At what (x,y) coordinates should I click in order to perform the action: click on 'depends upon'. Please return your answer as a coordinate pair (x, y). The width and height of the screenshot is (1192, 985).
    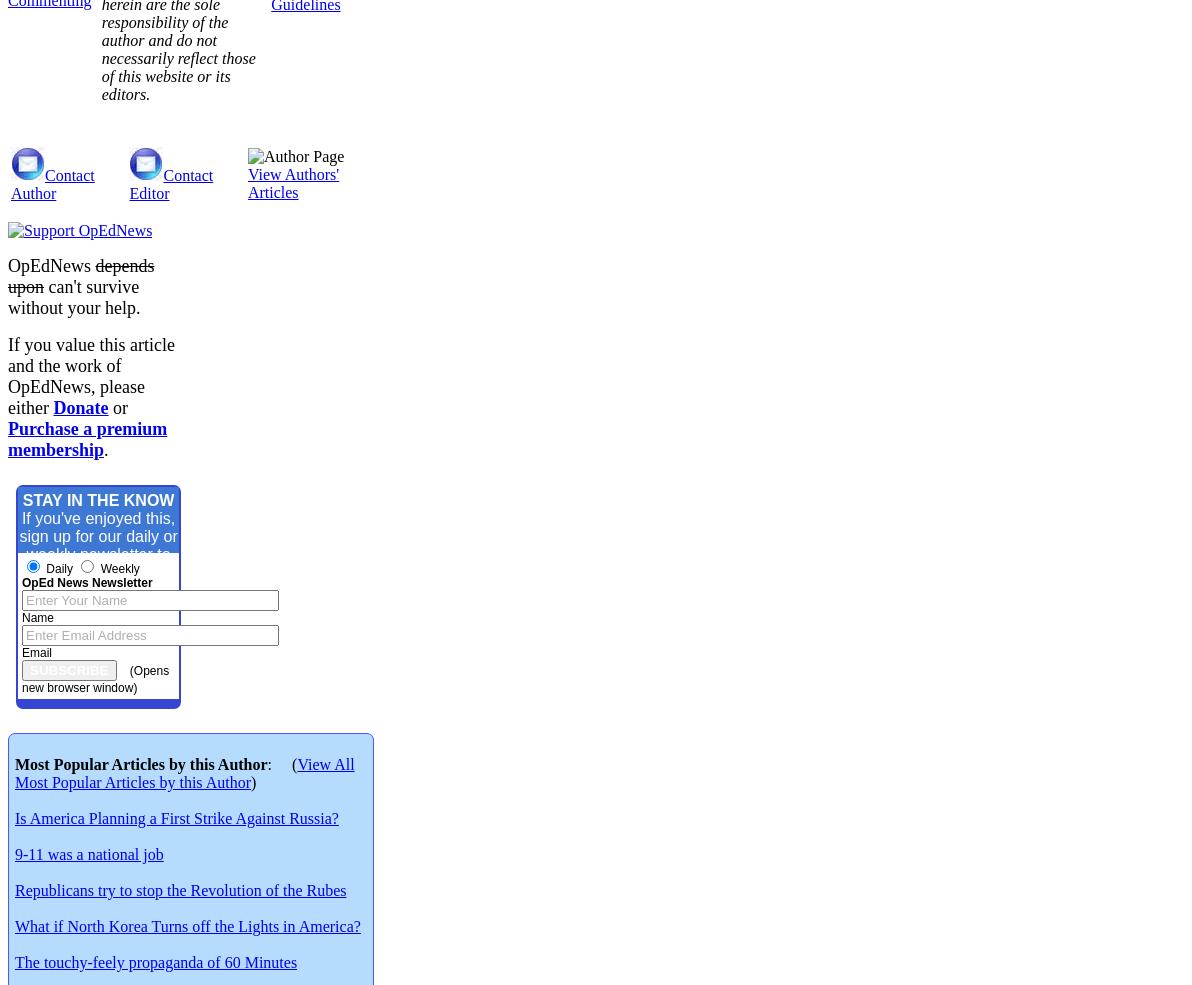
    Looking at the image, I should click on (7, 275).